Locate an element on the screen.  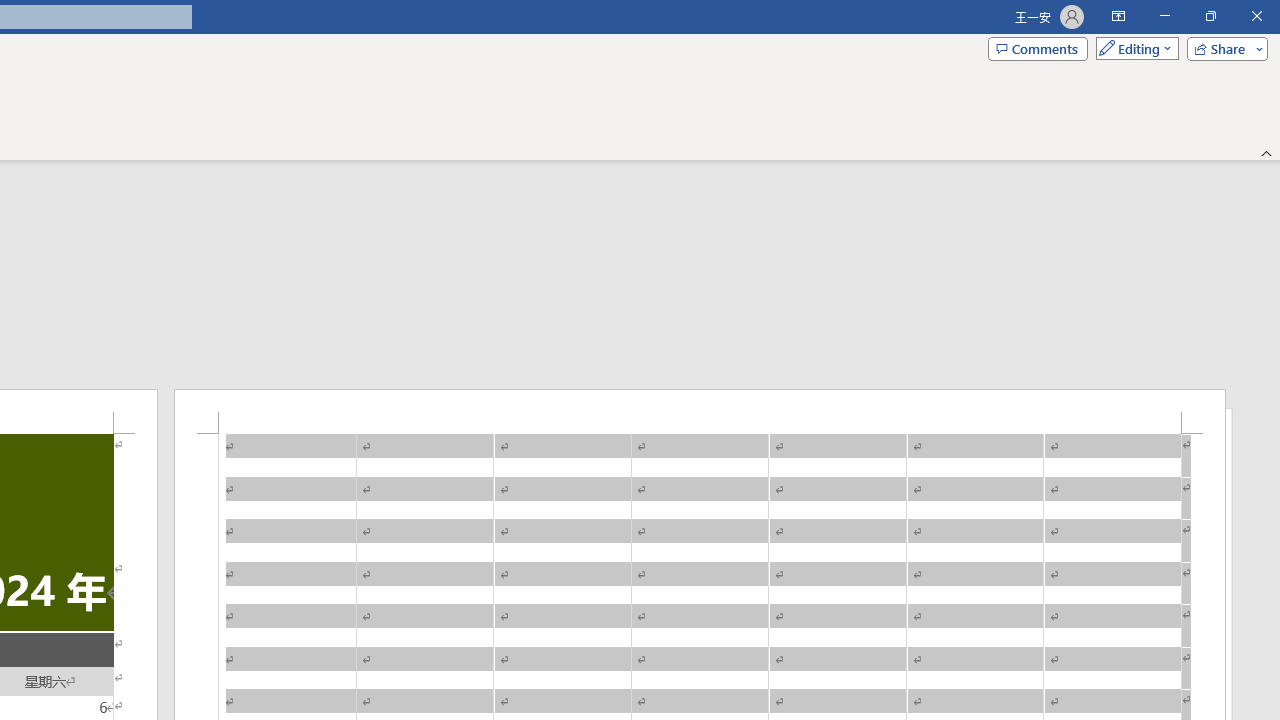
'Restore Down' is located at coordinates (1209, 16).